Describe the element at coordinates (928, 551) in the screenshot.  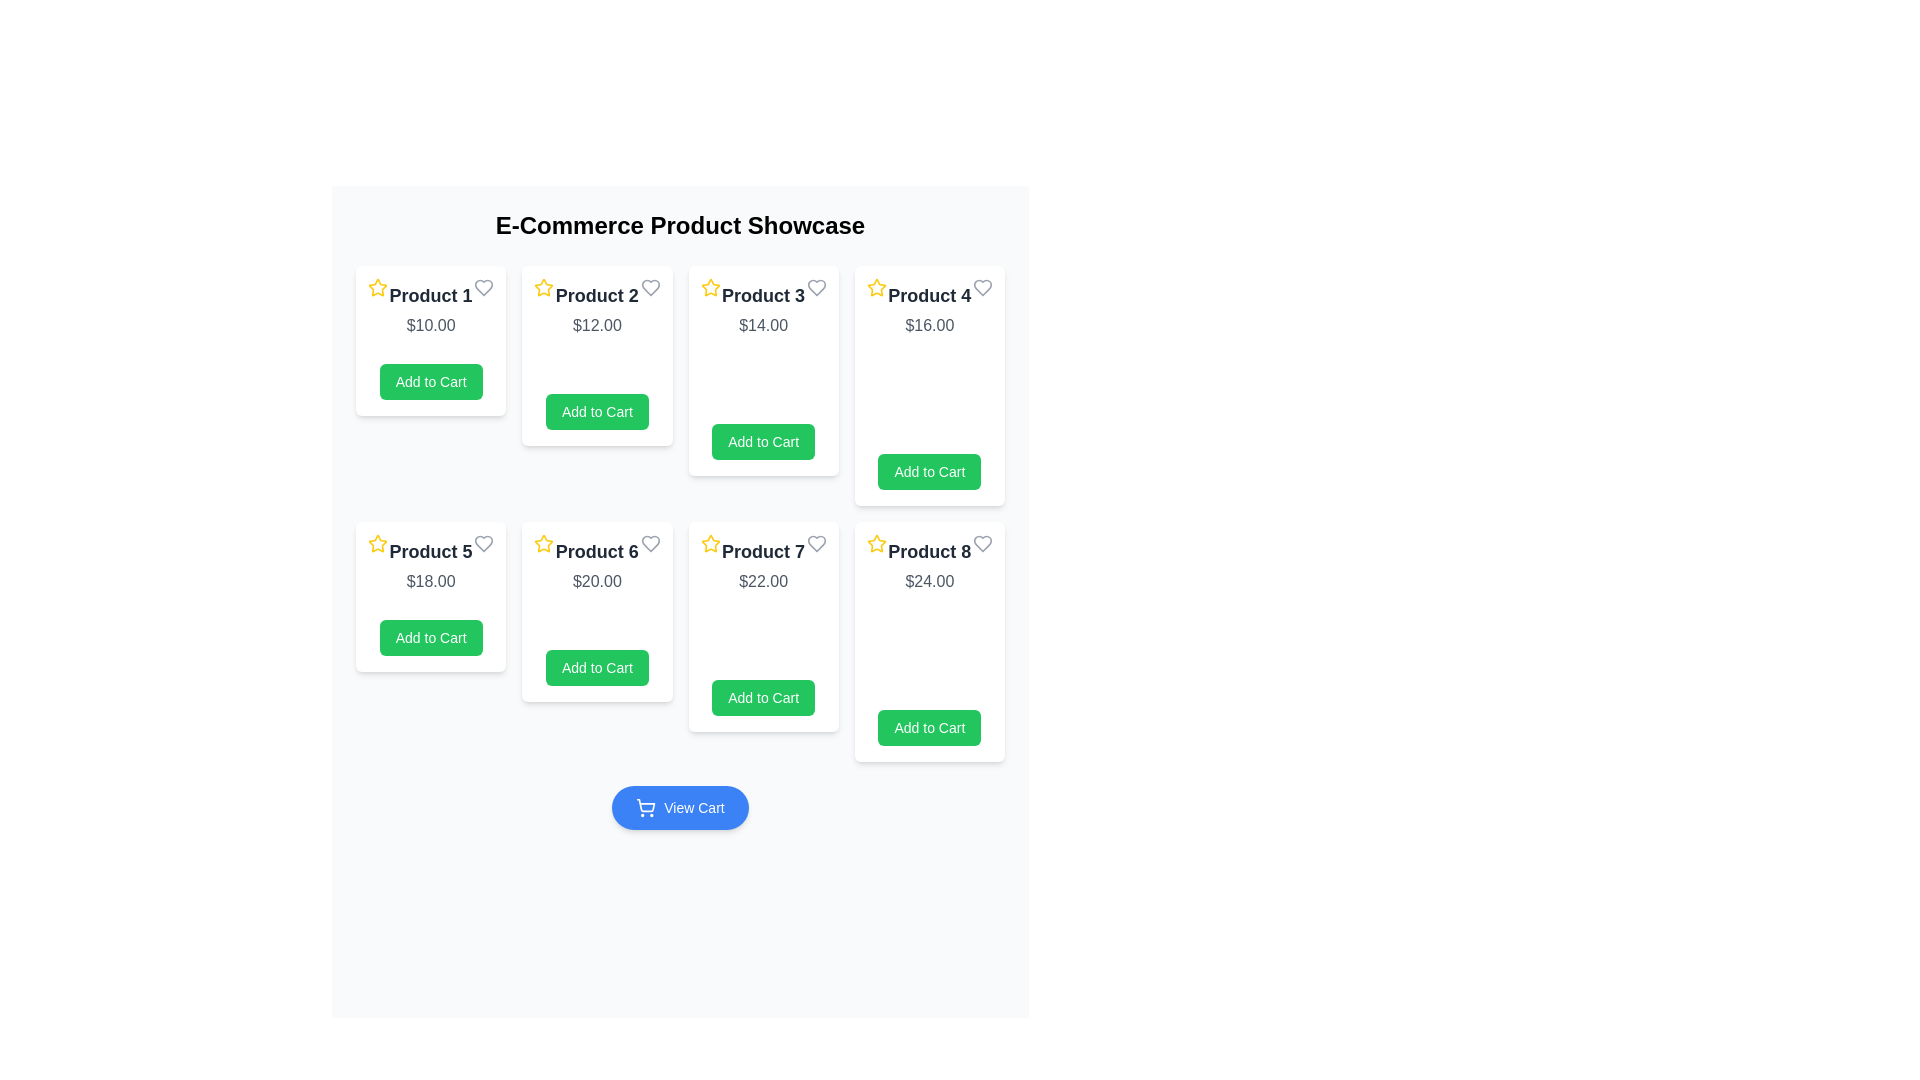
I see `the text label that identifies 'Product 8' in the product card located in the bottom-right corner of the product grid` at that location.